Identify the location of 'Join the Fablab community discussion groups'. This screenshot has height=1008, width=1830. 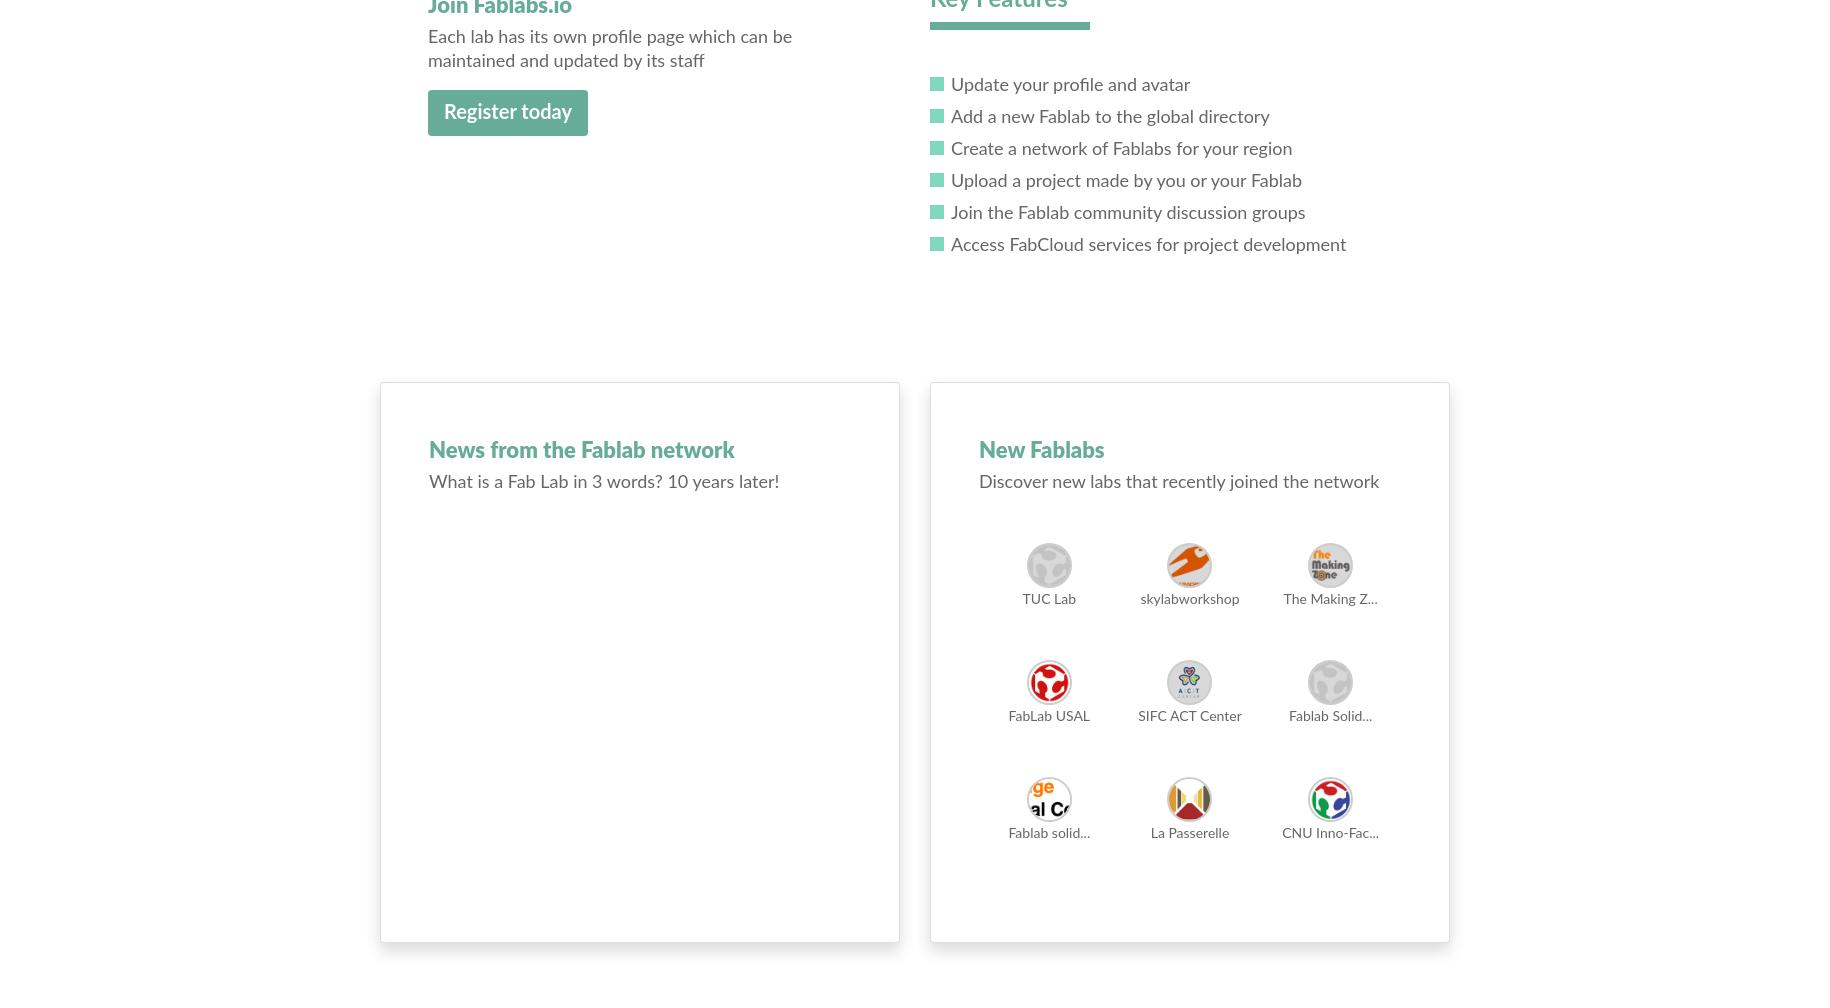
(1126, 213).